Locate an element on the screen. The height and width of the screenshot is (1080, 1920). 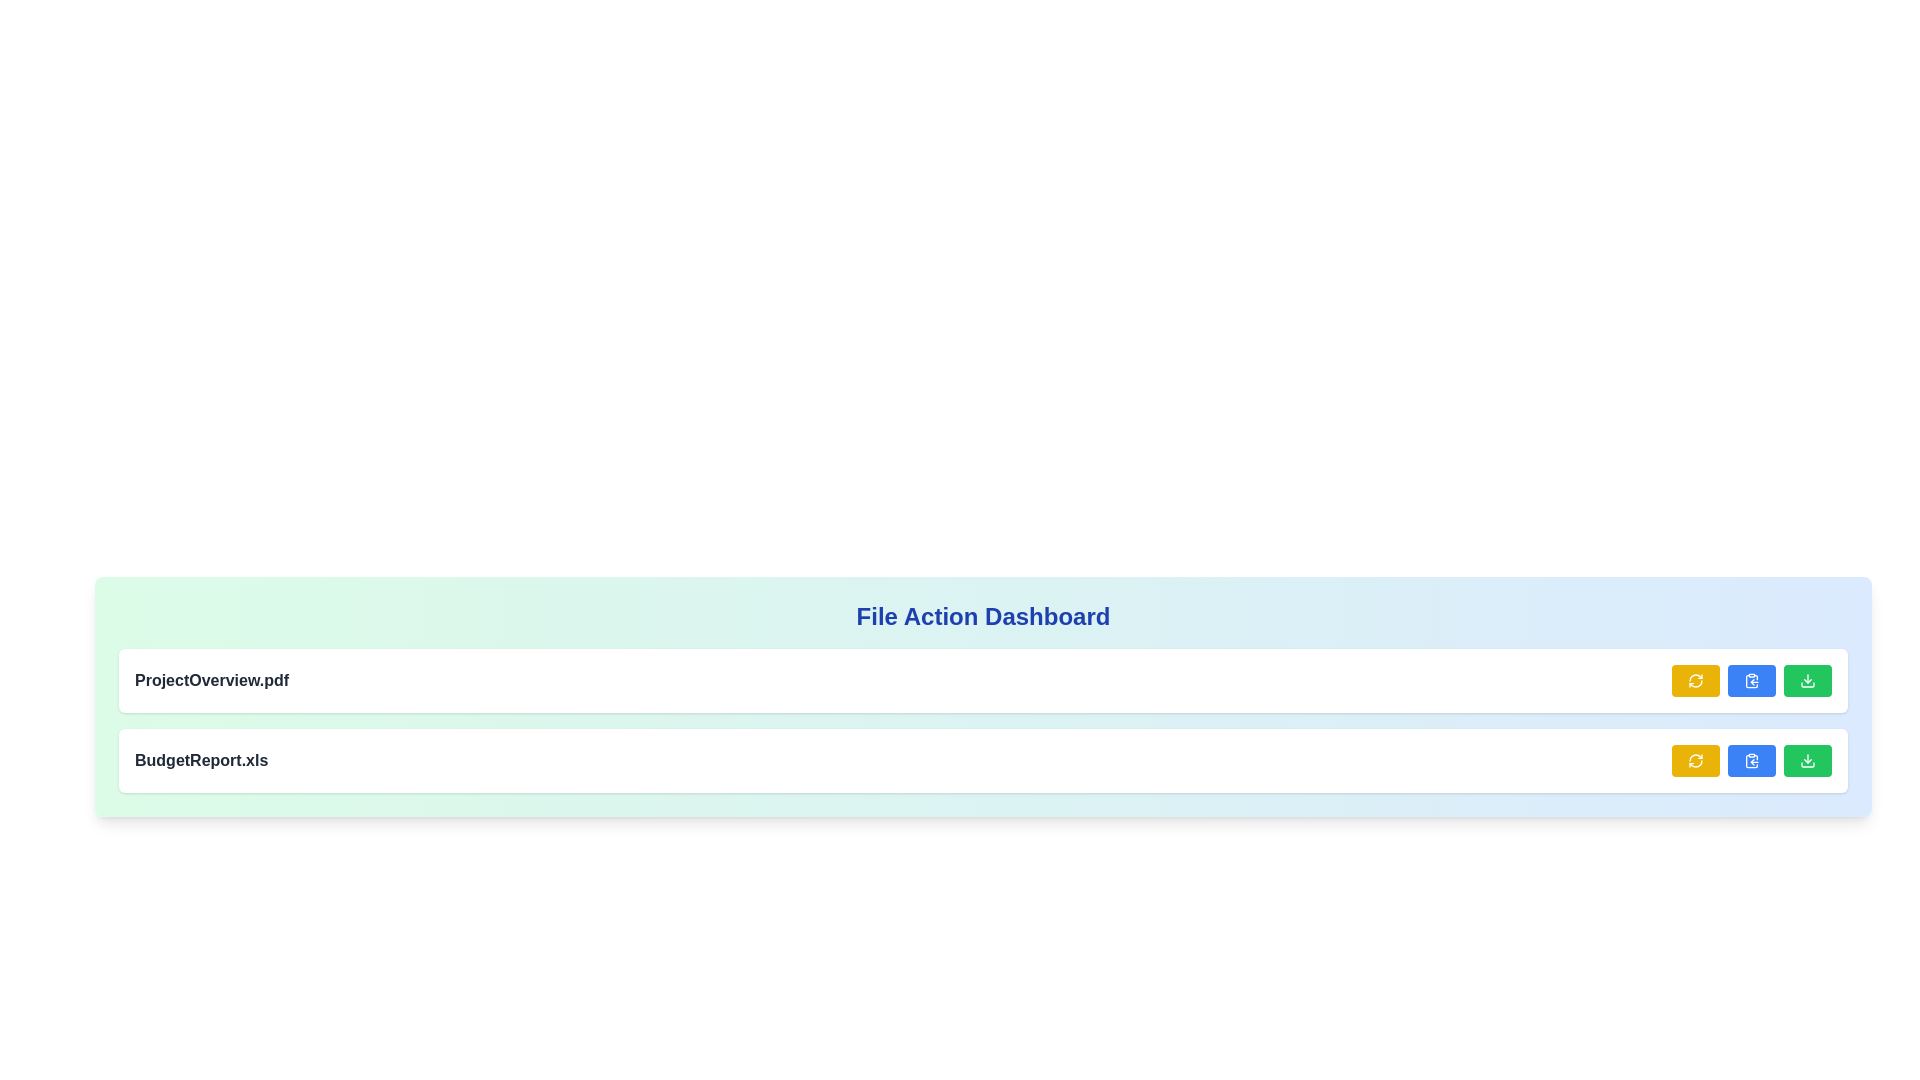
the static text label displaying the file name 'ProjectOverview.pdf' in bold, dark gray font is located at coordinates (211, 680).